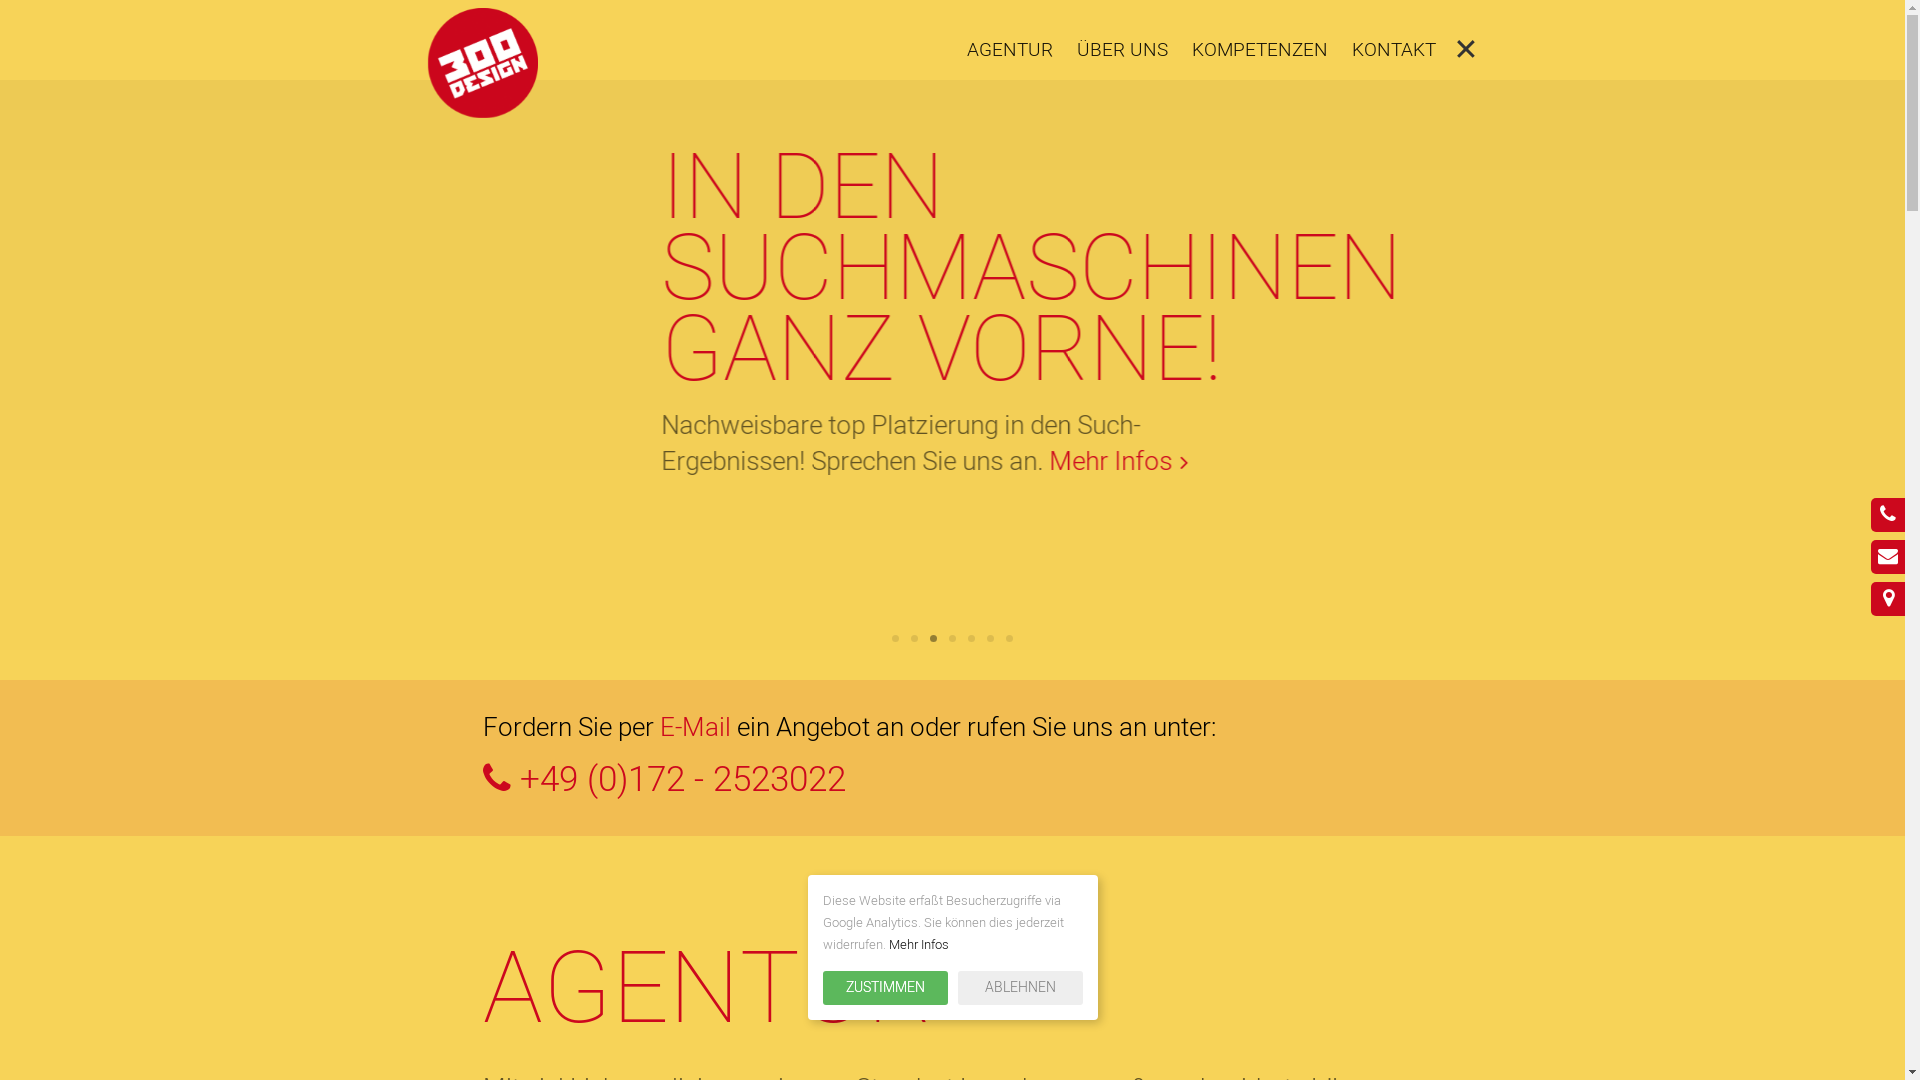 The width and height of the screenshot is (1920, 1080). Describe the element at coordinates (916, 944) in the screenshot. I see `'Mehr Infos'` at that location.